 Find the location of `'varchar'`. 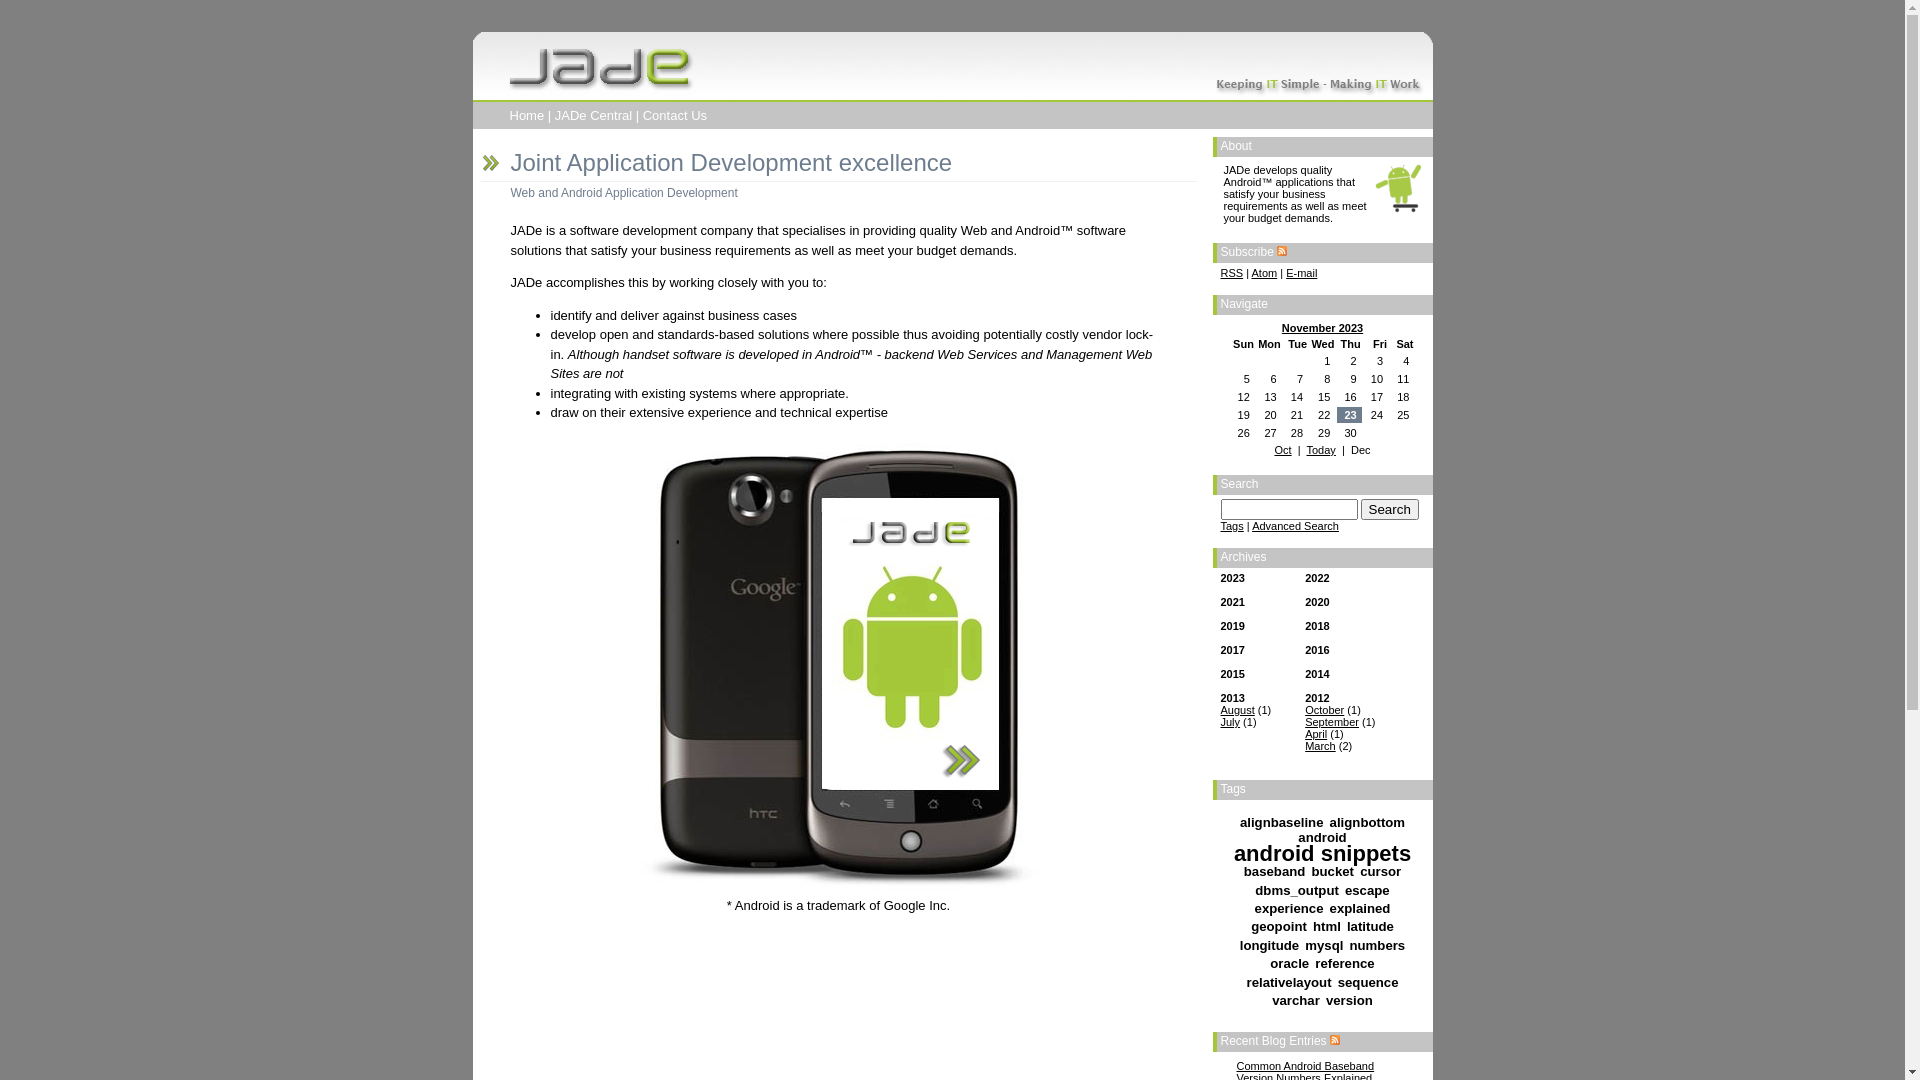

'varchar' is located at coordinates (1296, 1000).